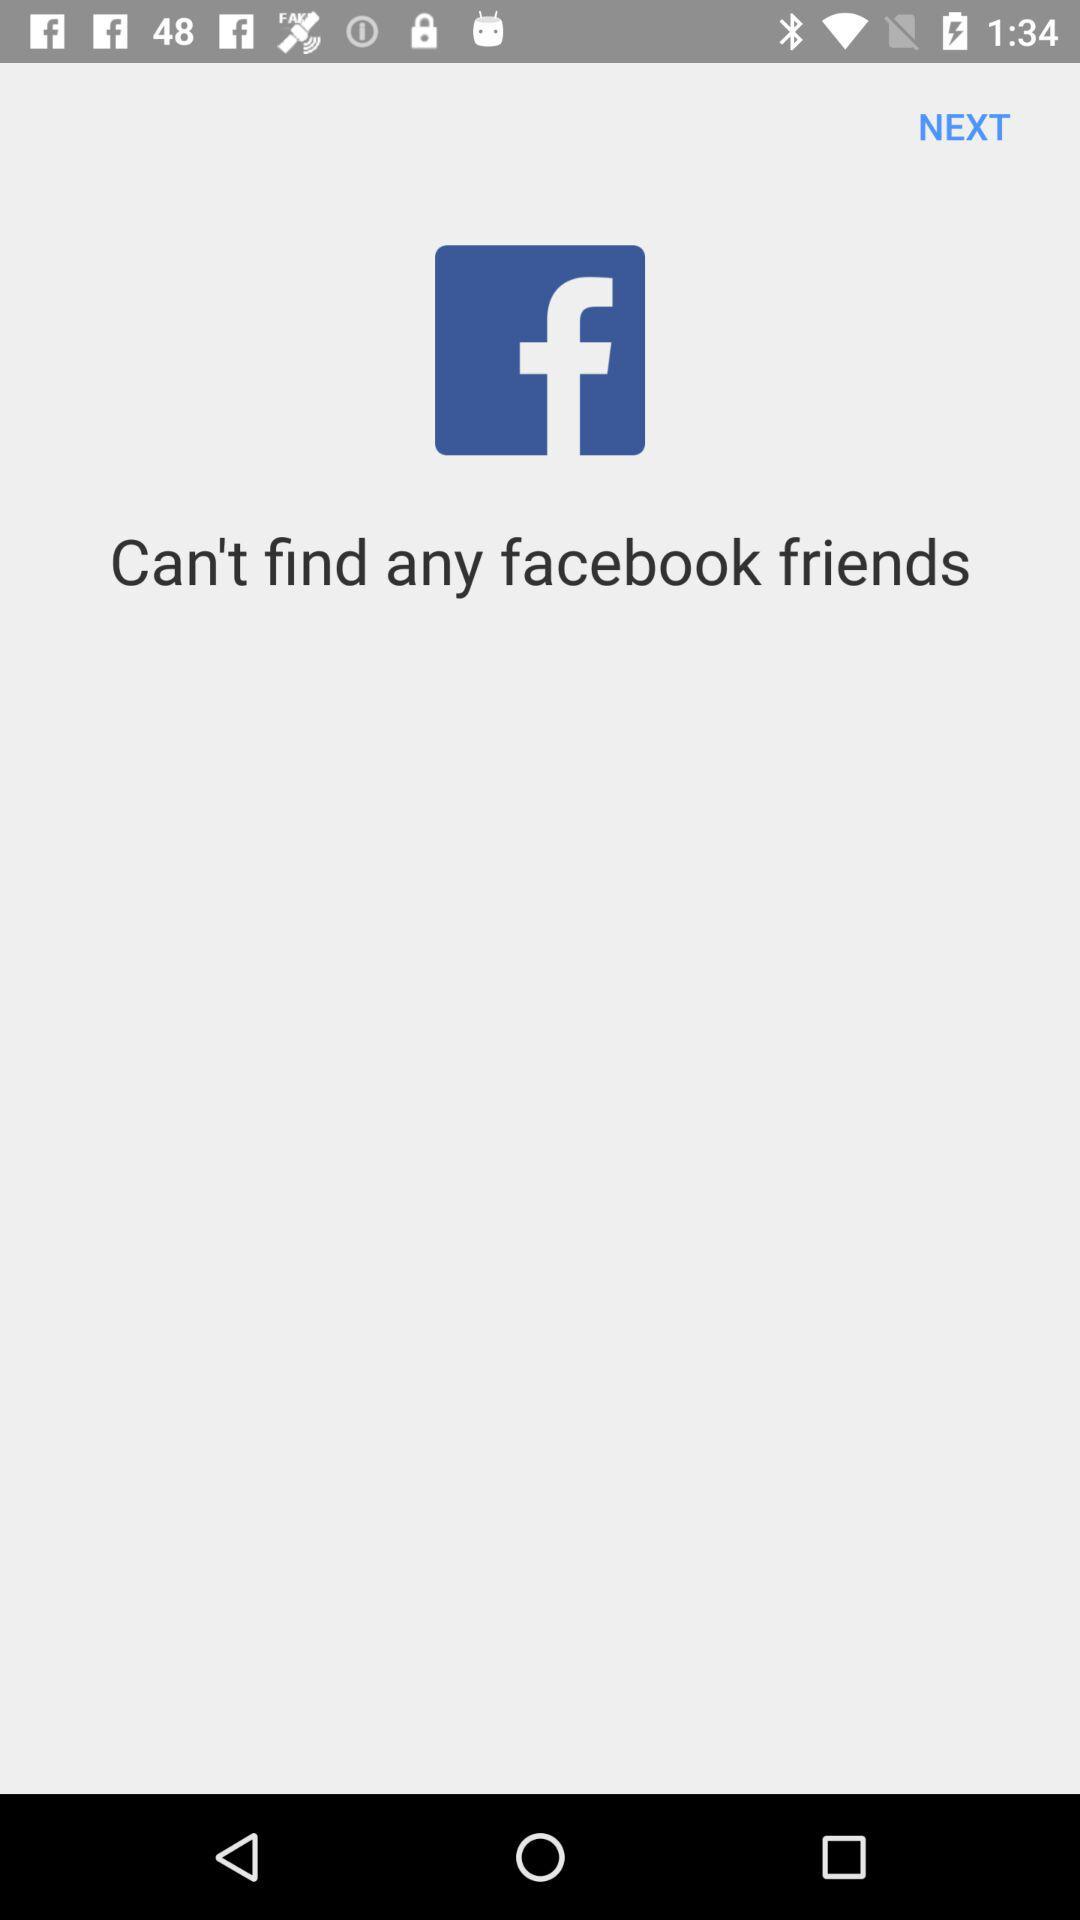 This screenshot has width=1080, height=1920. I want to click on the item at the top right corner, so click(963, 124).